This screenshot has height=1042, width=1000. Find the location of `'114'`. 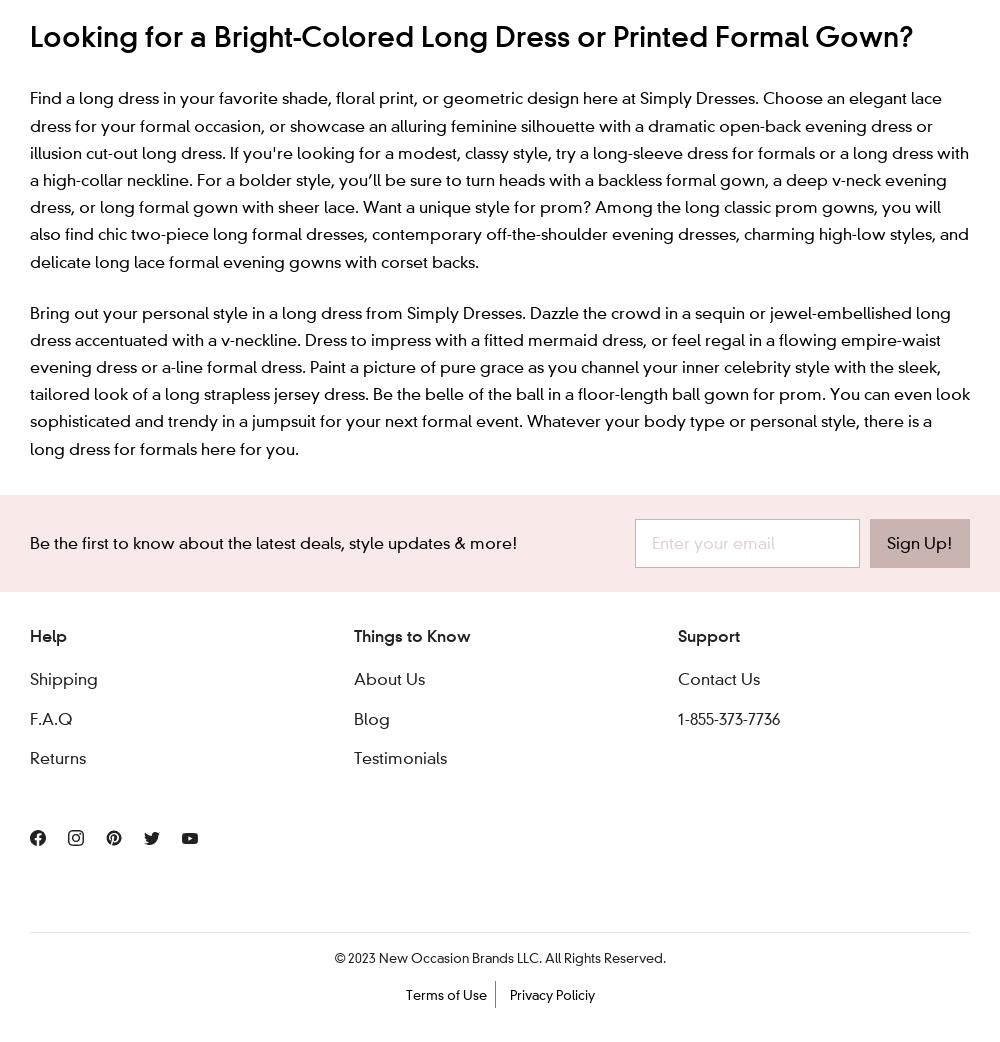

'114' is located at coordinates (480, 1019).